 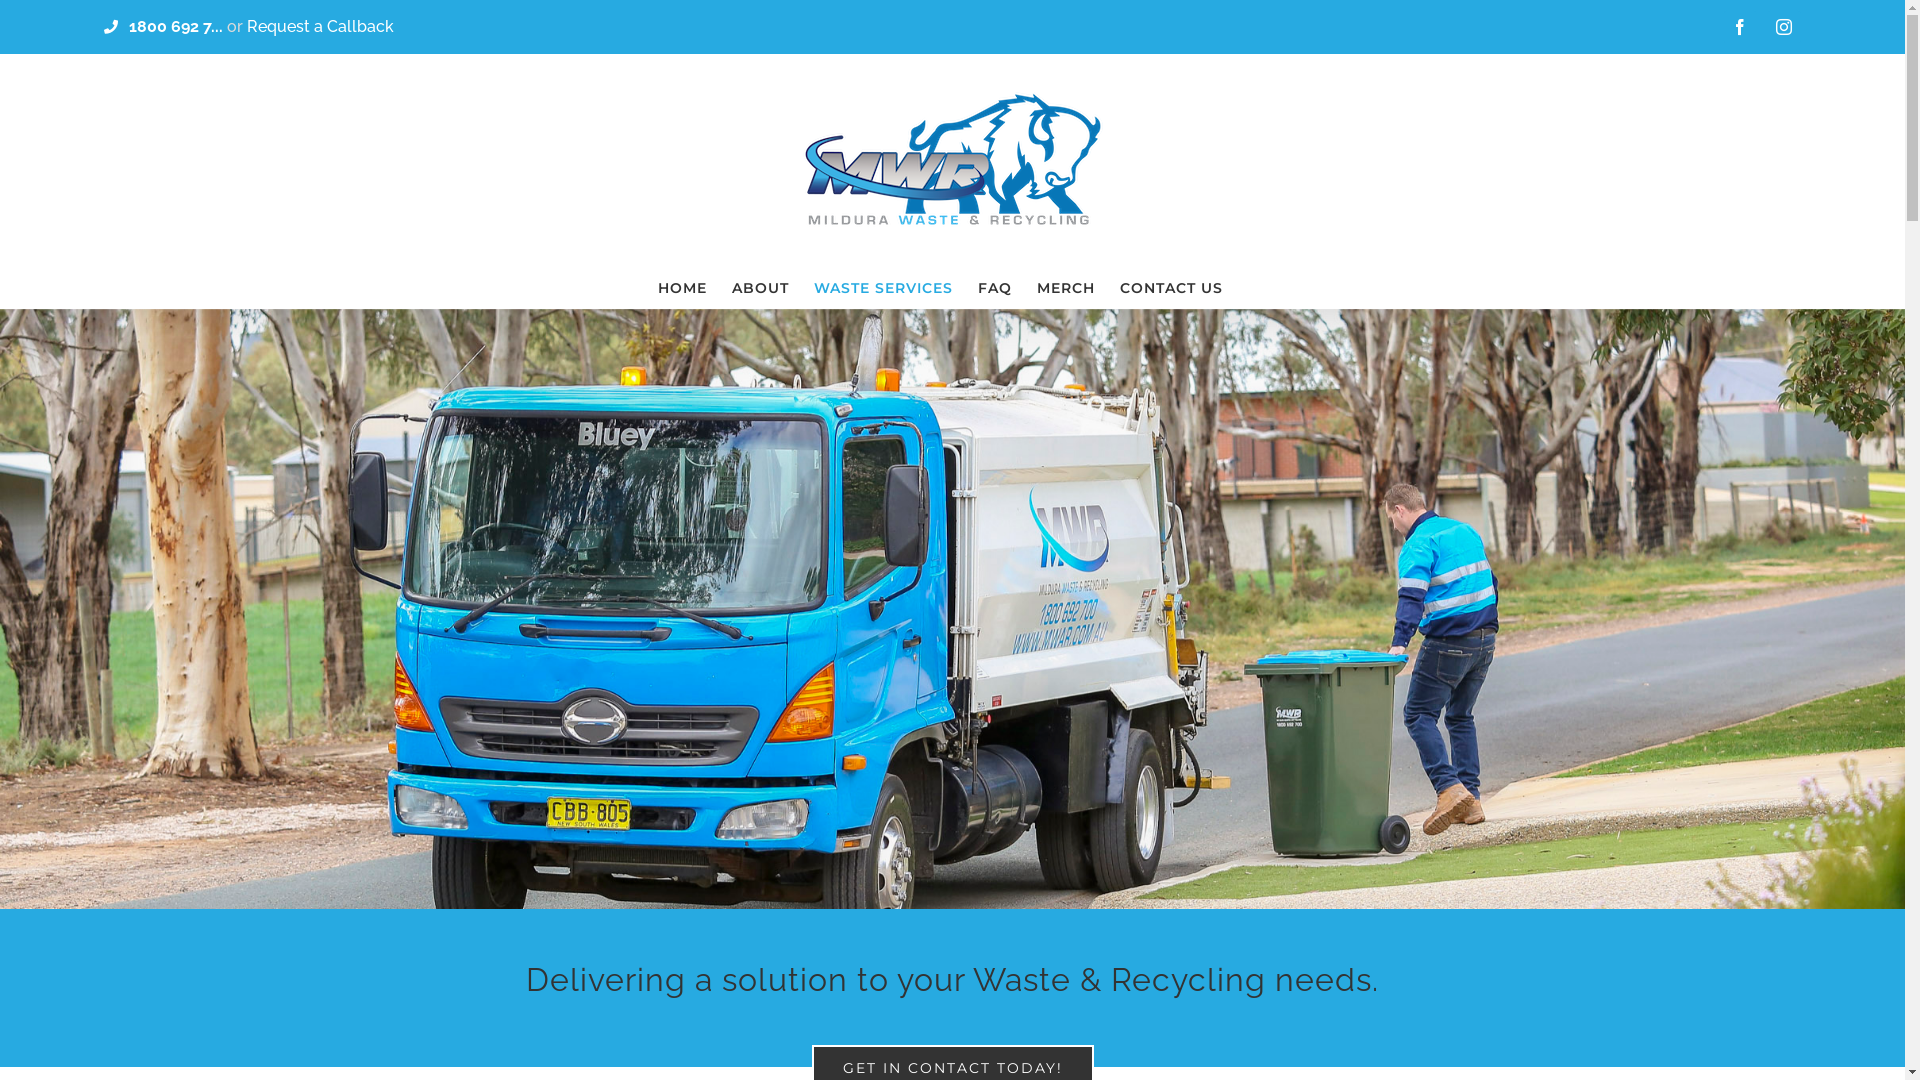 What do you see at coordinates (682, 288) in the screenshot?
I see `'HOME'` at bounding box center [682, 288].